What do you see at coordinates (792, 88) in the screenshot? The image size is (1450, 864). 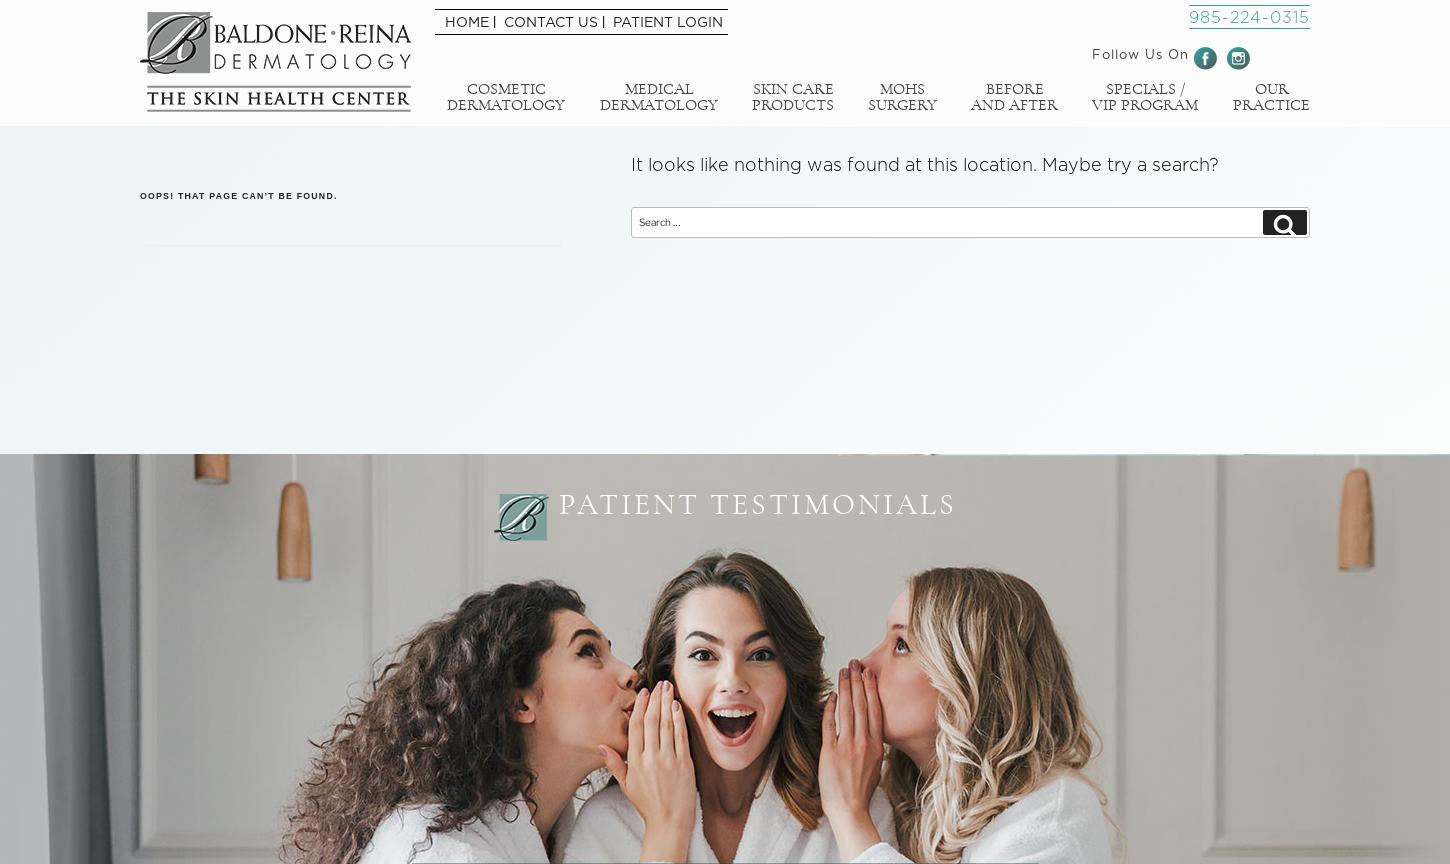 I see `'Skin Care'` at bounding box center [792, 88].